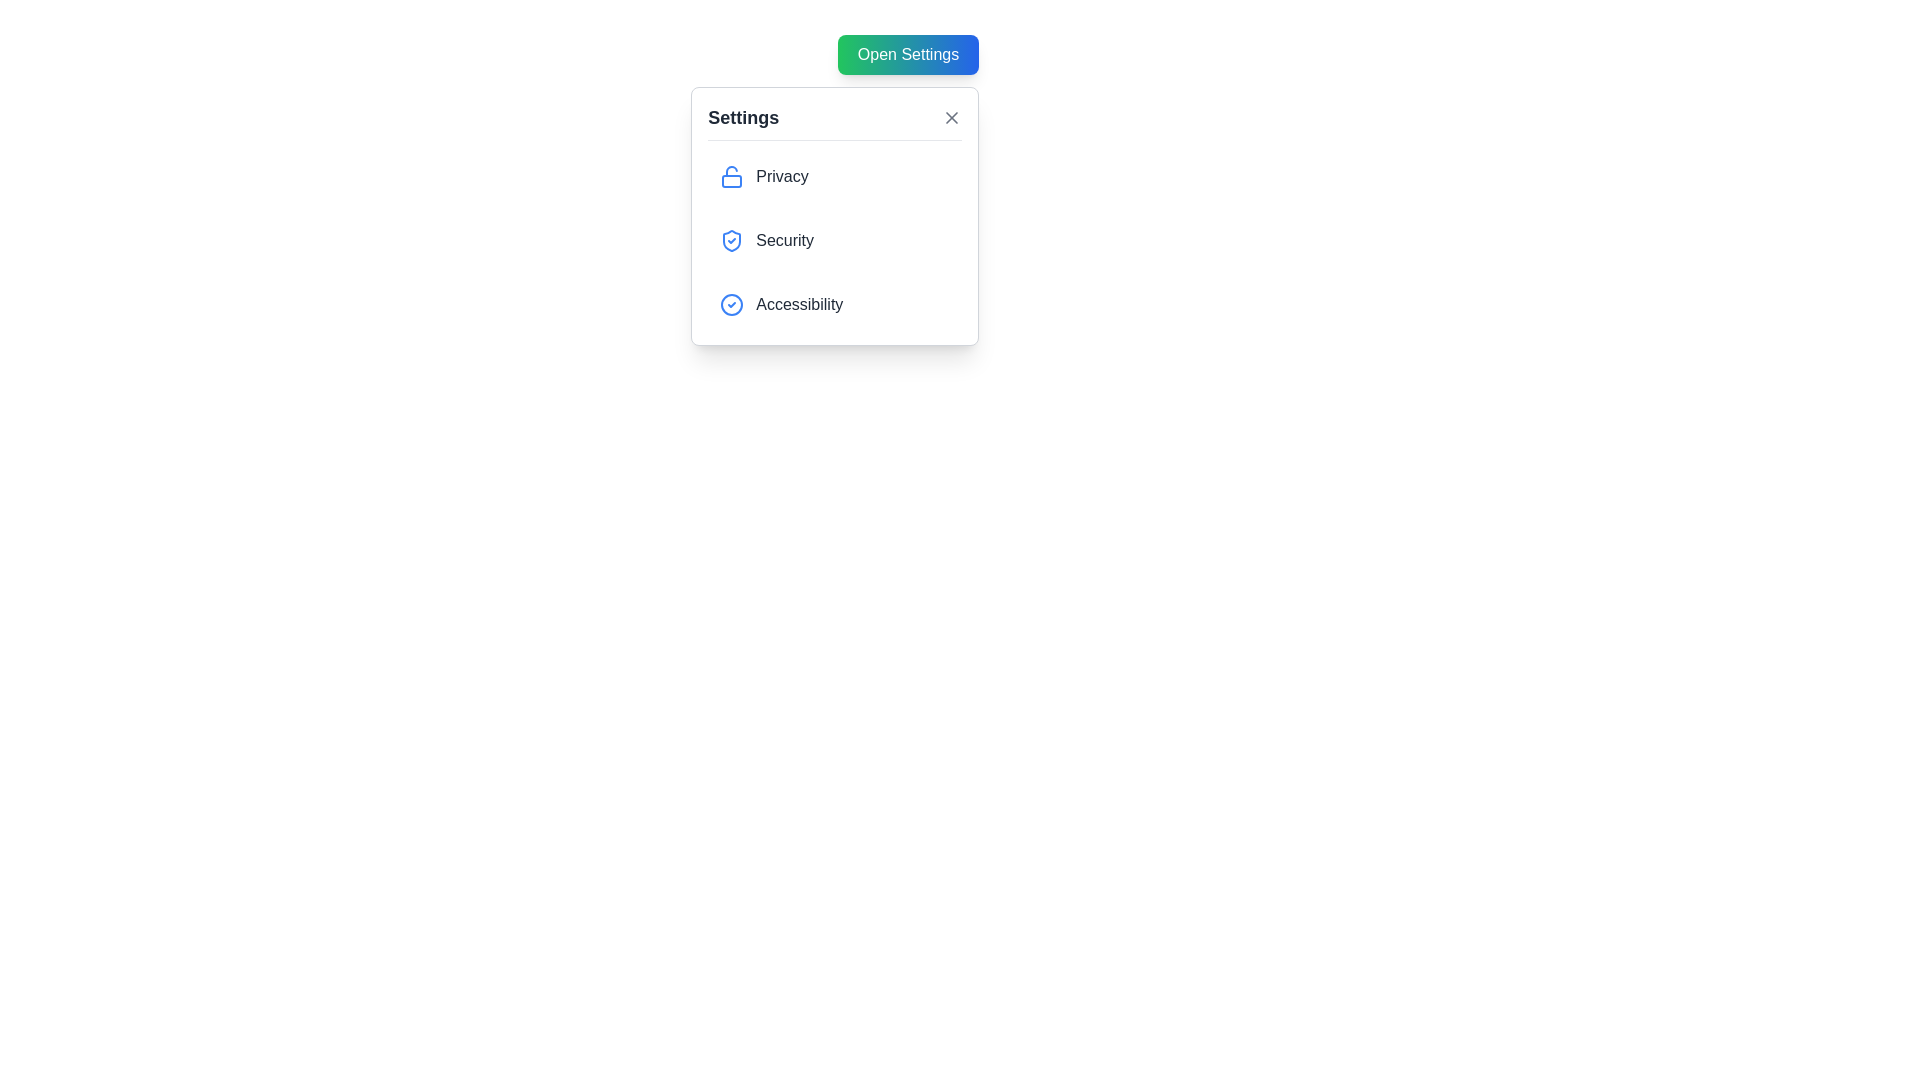 The image size is (1920, 1080). I want to click on the shield icon representing the 'Security' settings option in the menu, which is positioned to the left of the 'Security' text label, so click(731, 239).